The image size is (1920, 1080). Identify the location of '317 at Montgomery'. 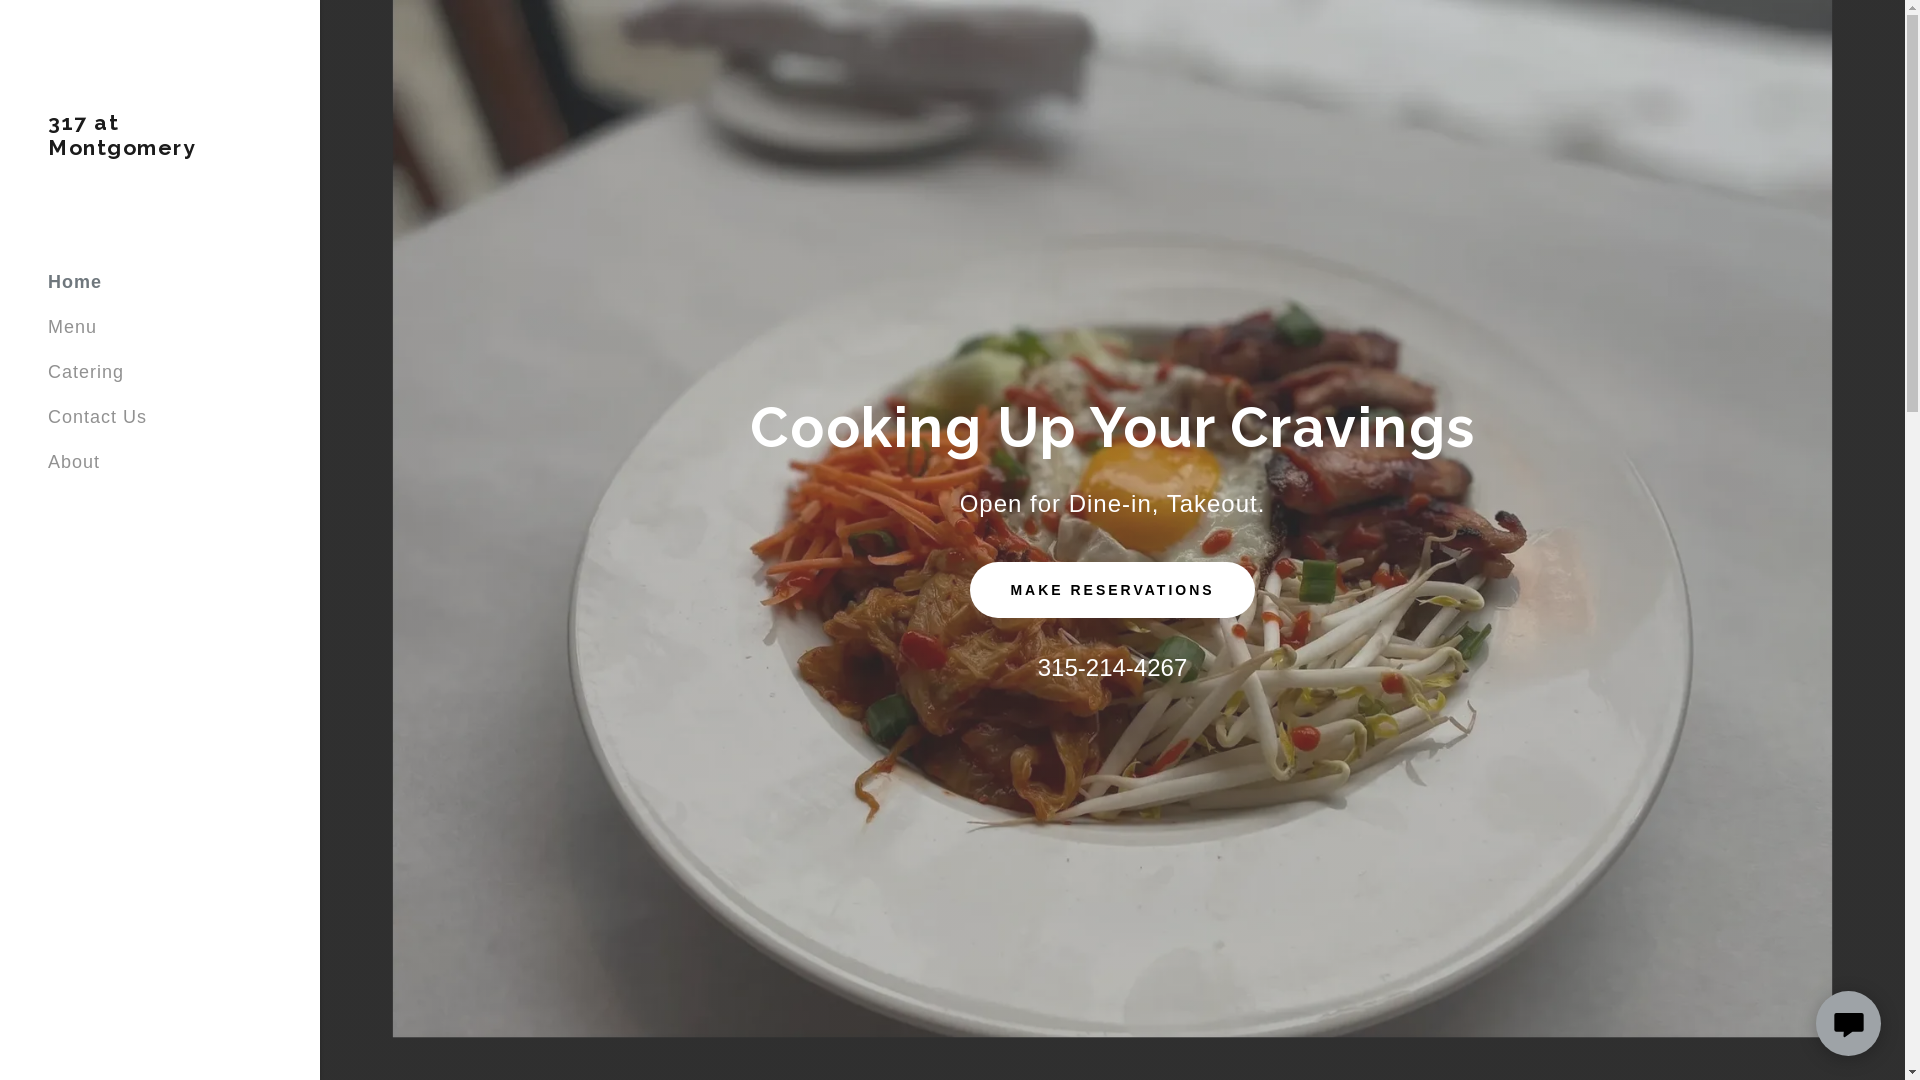
(48, 148).